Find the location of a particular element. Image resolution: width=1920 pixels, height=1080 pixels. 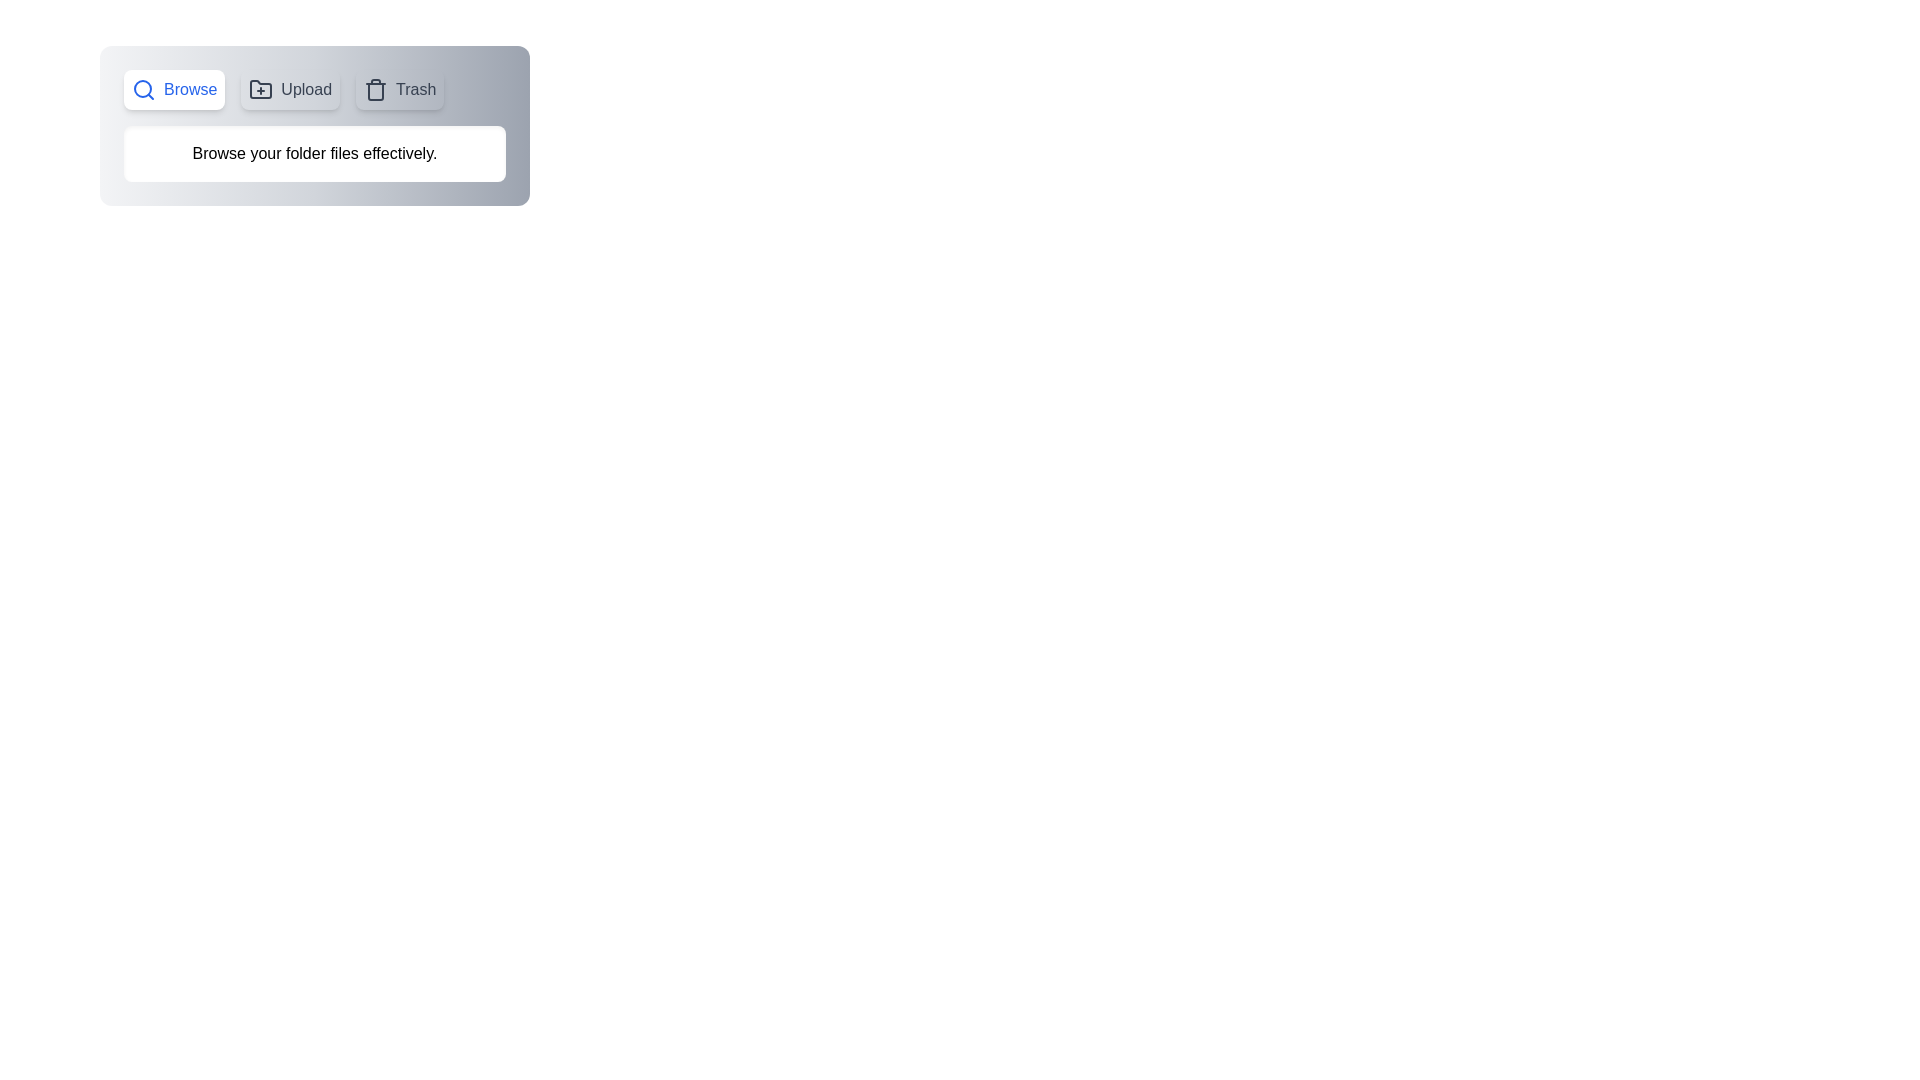

the Browse tab to activate it is located at coordinates (174, 88).